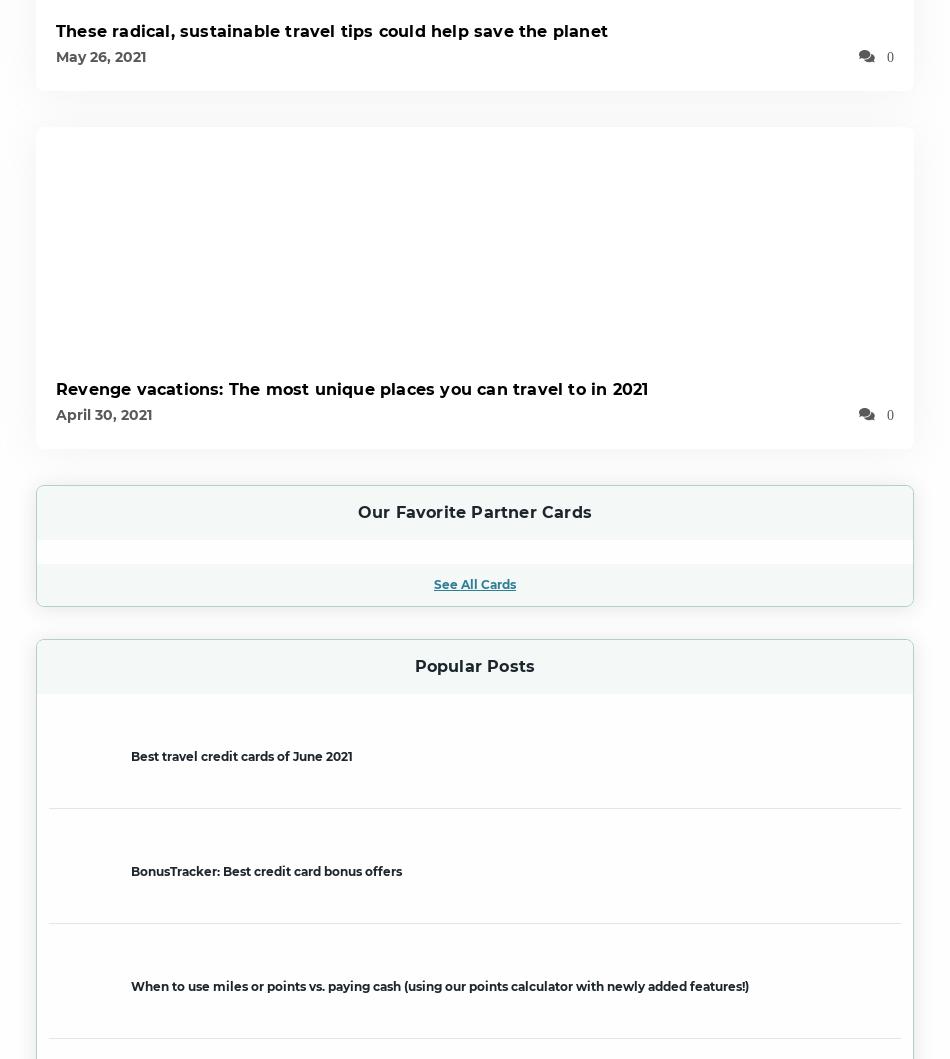  I want to click on 'When to use miles or points vs. paying cash (using our points calculator with newly added features!)', so click(439, 985).